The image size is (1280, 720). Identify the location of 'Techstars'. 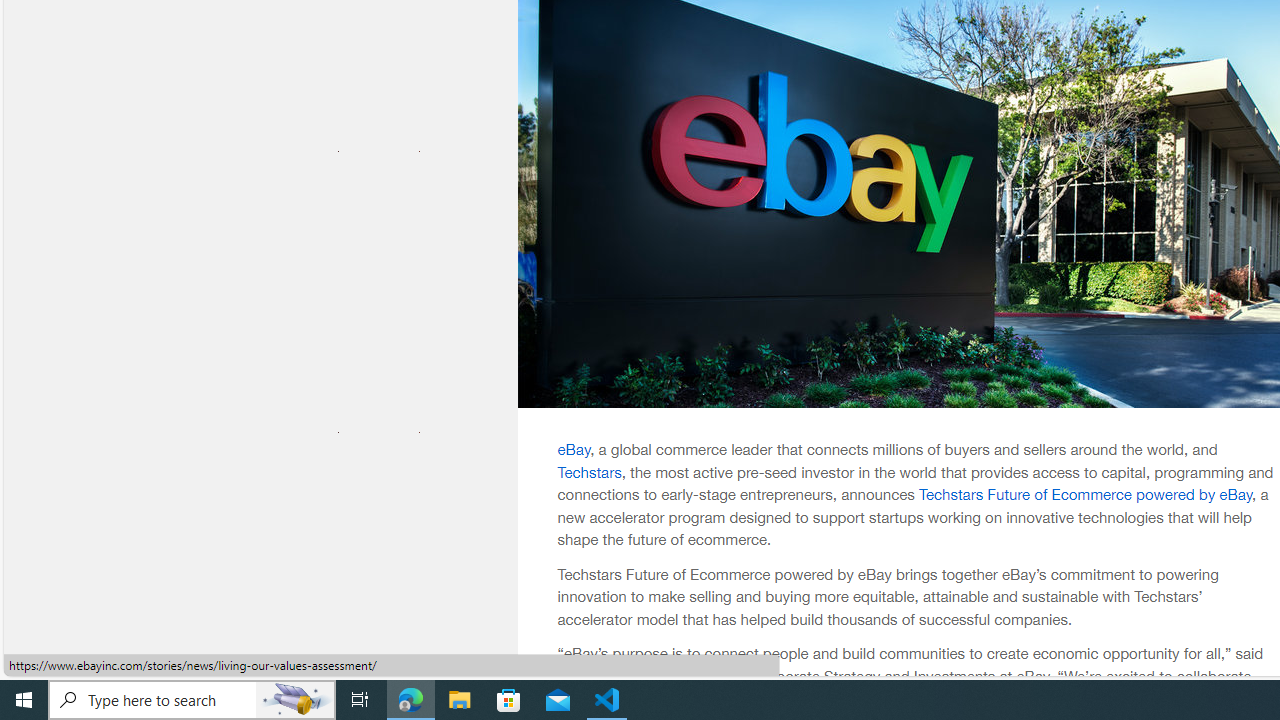
(588, 471).